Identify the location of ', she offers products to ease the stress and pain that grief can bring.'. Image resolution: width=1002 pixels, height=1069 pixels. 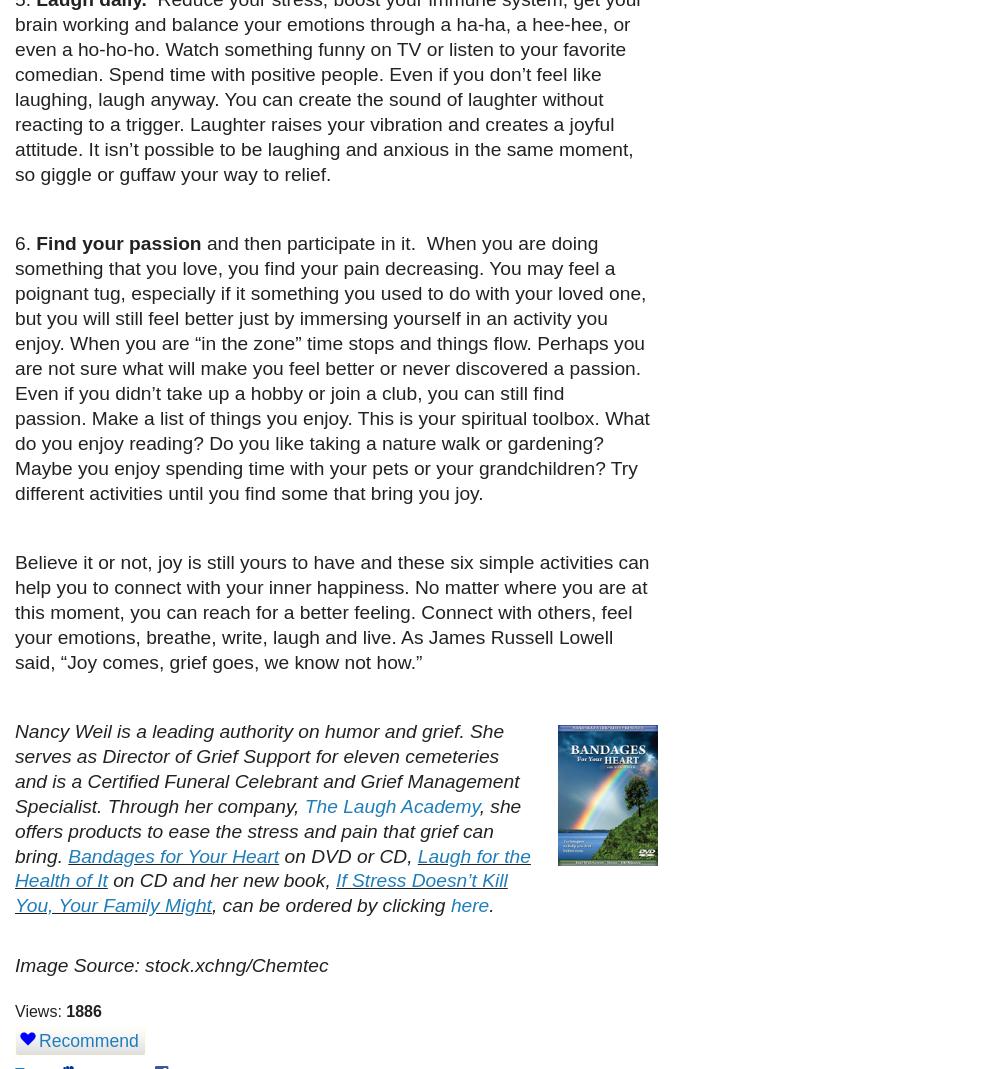
(15, 830).